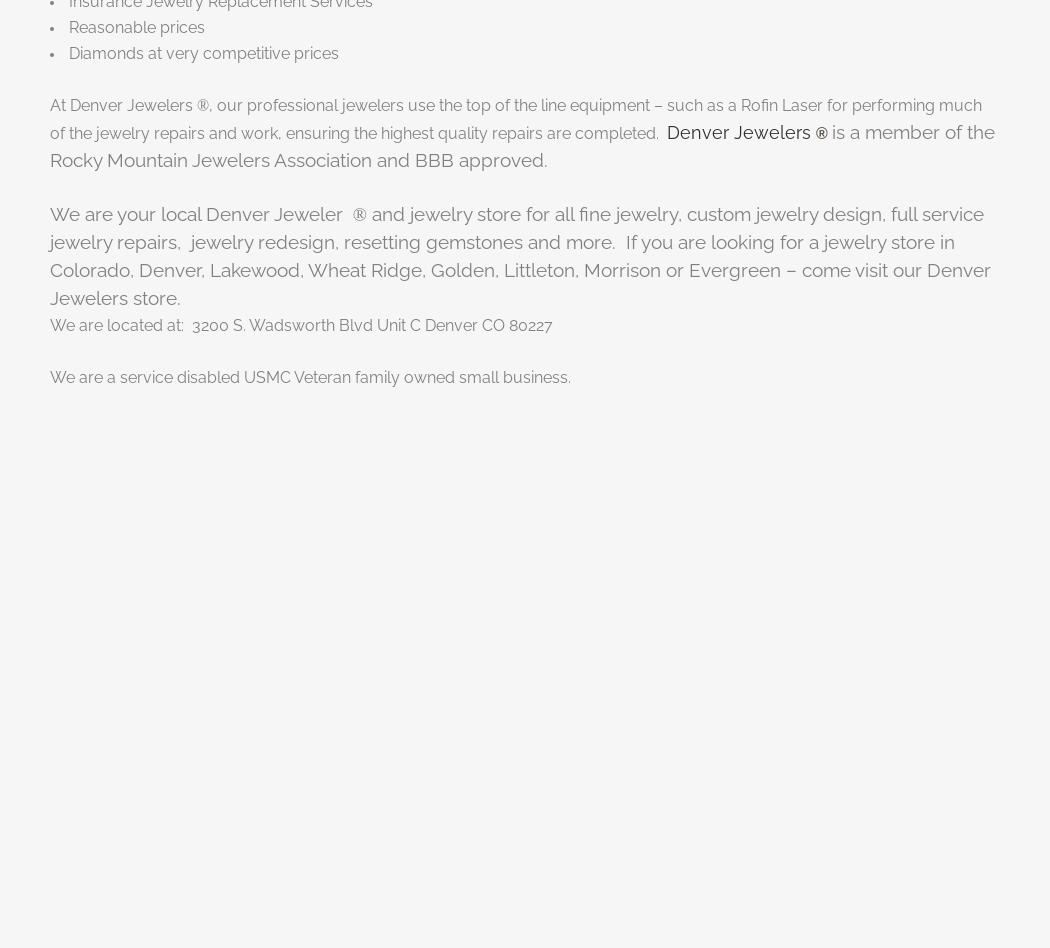 The image size is (1050, 948). Describe the element at coordinates (120, 104) in the screenshot. I see `'At Denver Jewelers'` at that location.